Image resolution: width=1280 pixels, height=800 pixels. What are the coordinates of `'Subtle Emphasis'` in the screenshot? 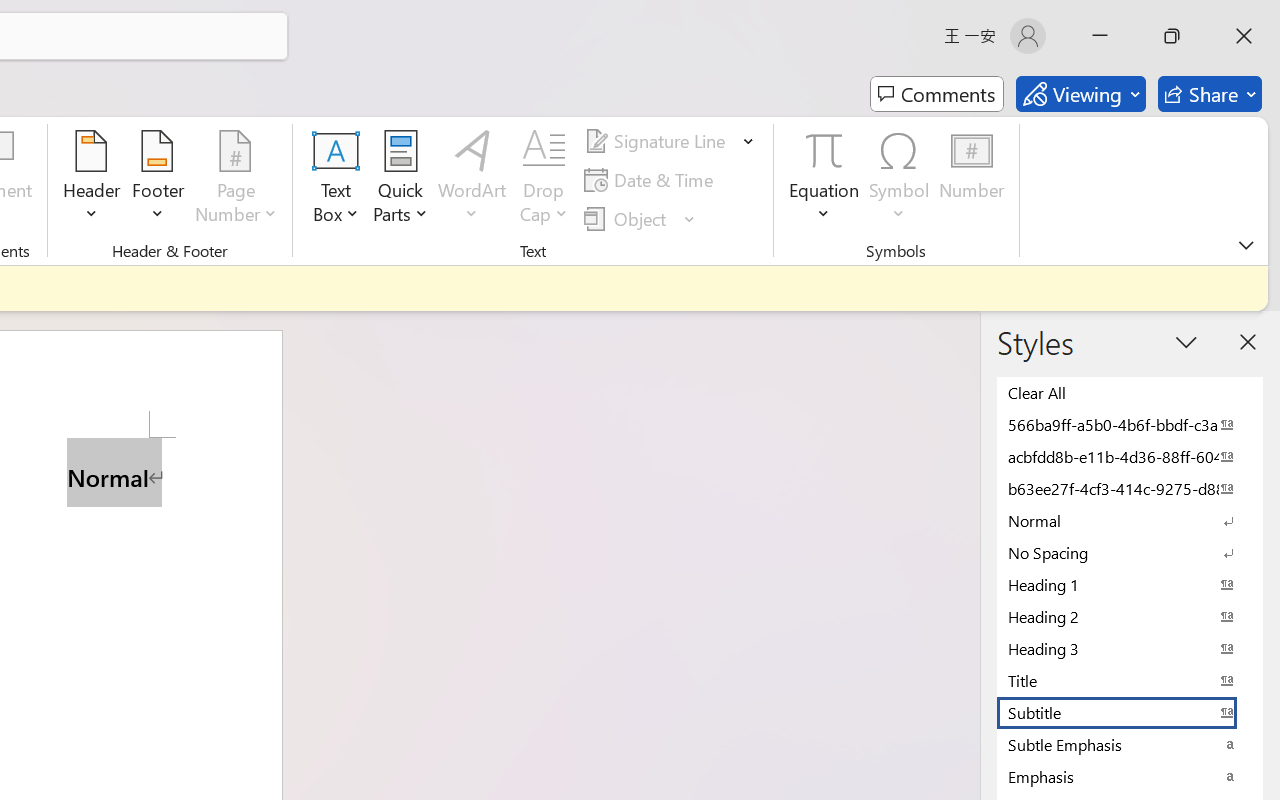 It's located at (1130, 744).